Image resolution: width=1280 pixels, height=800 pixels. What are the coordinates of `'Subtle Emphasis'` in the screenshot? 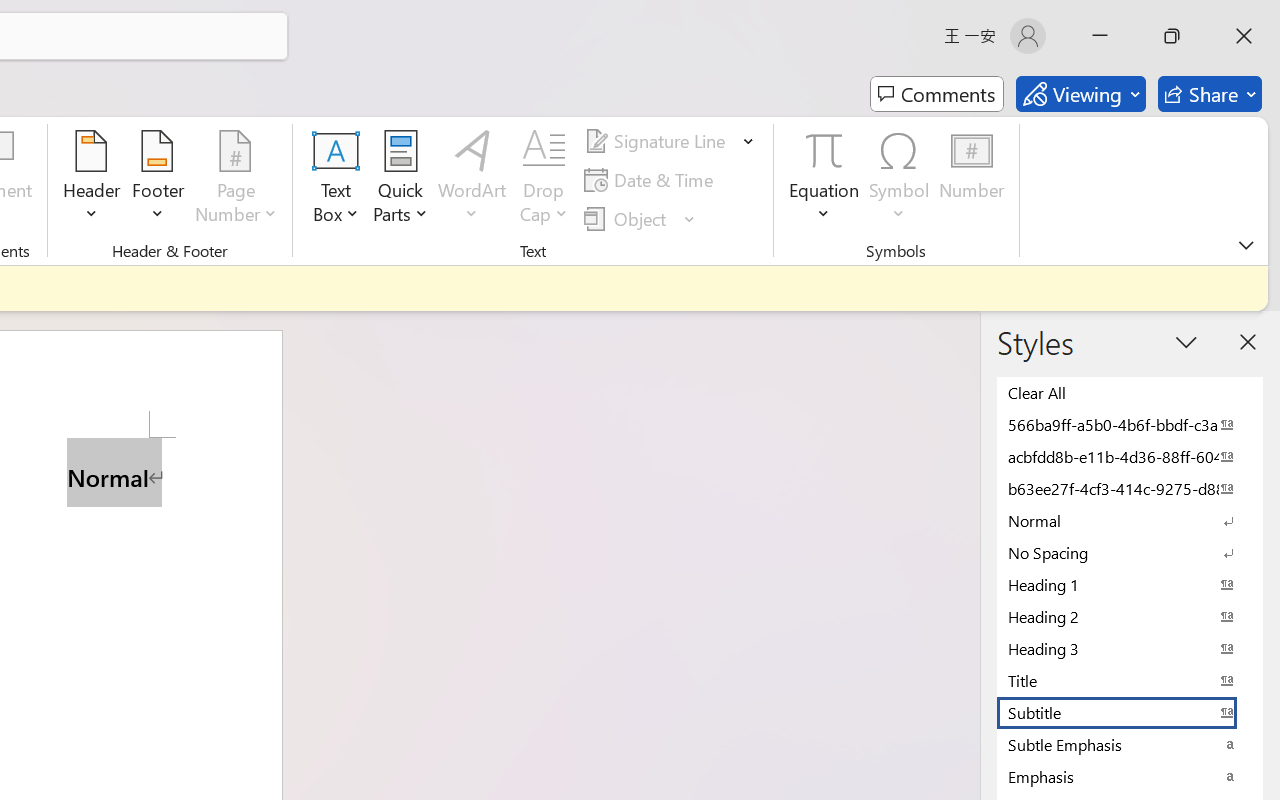 It's located at (1130, 744).